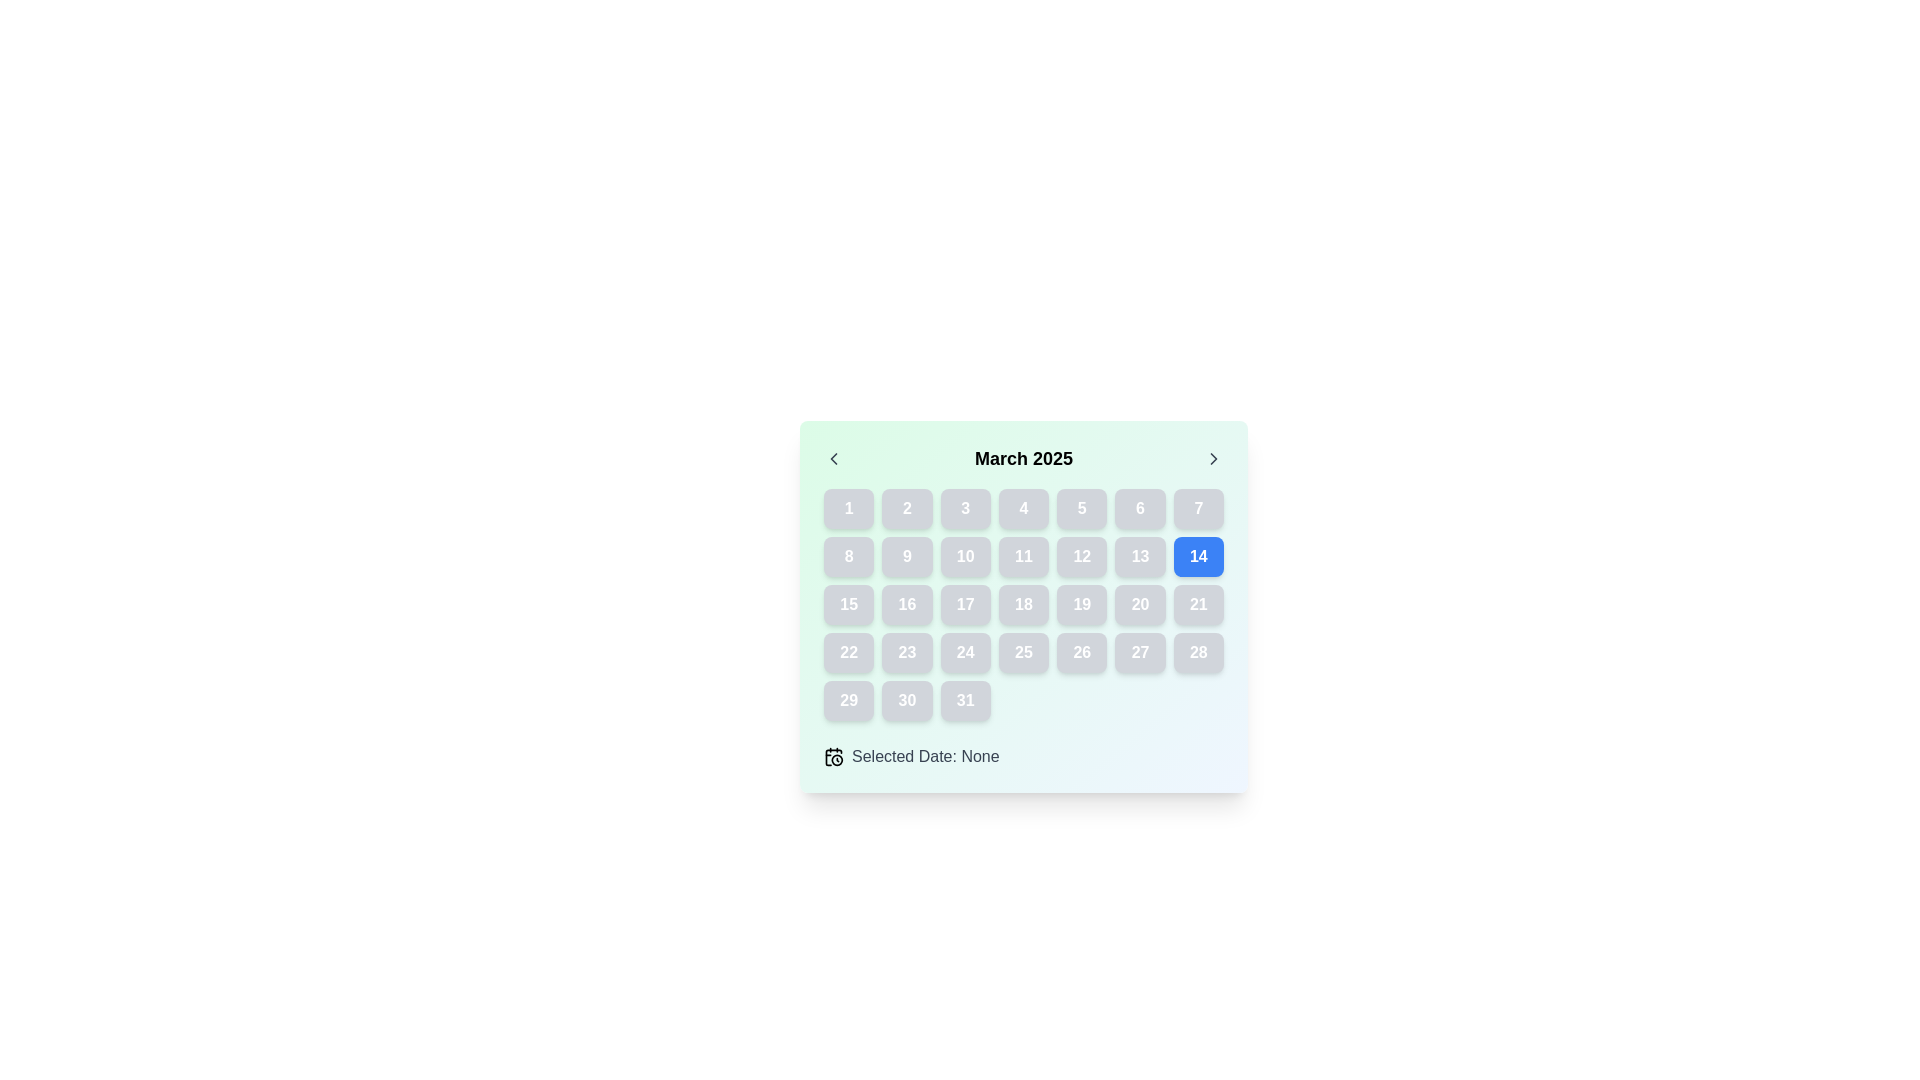 The height and width of the screenshot is (1080, 1920). Describe the element at coordinates (906, 604) in the screenshot. I see `the calendar date button displaying the number '16' to change its background color from grey to blue` at that location.